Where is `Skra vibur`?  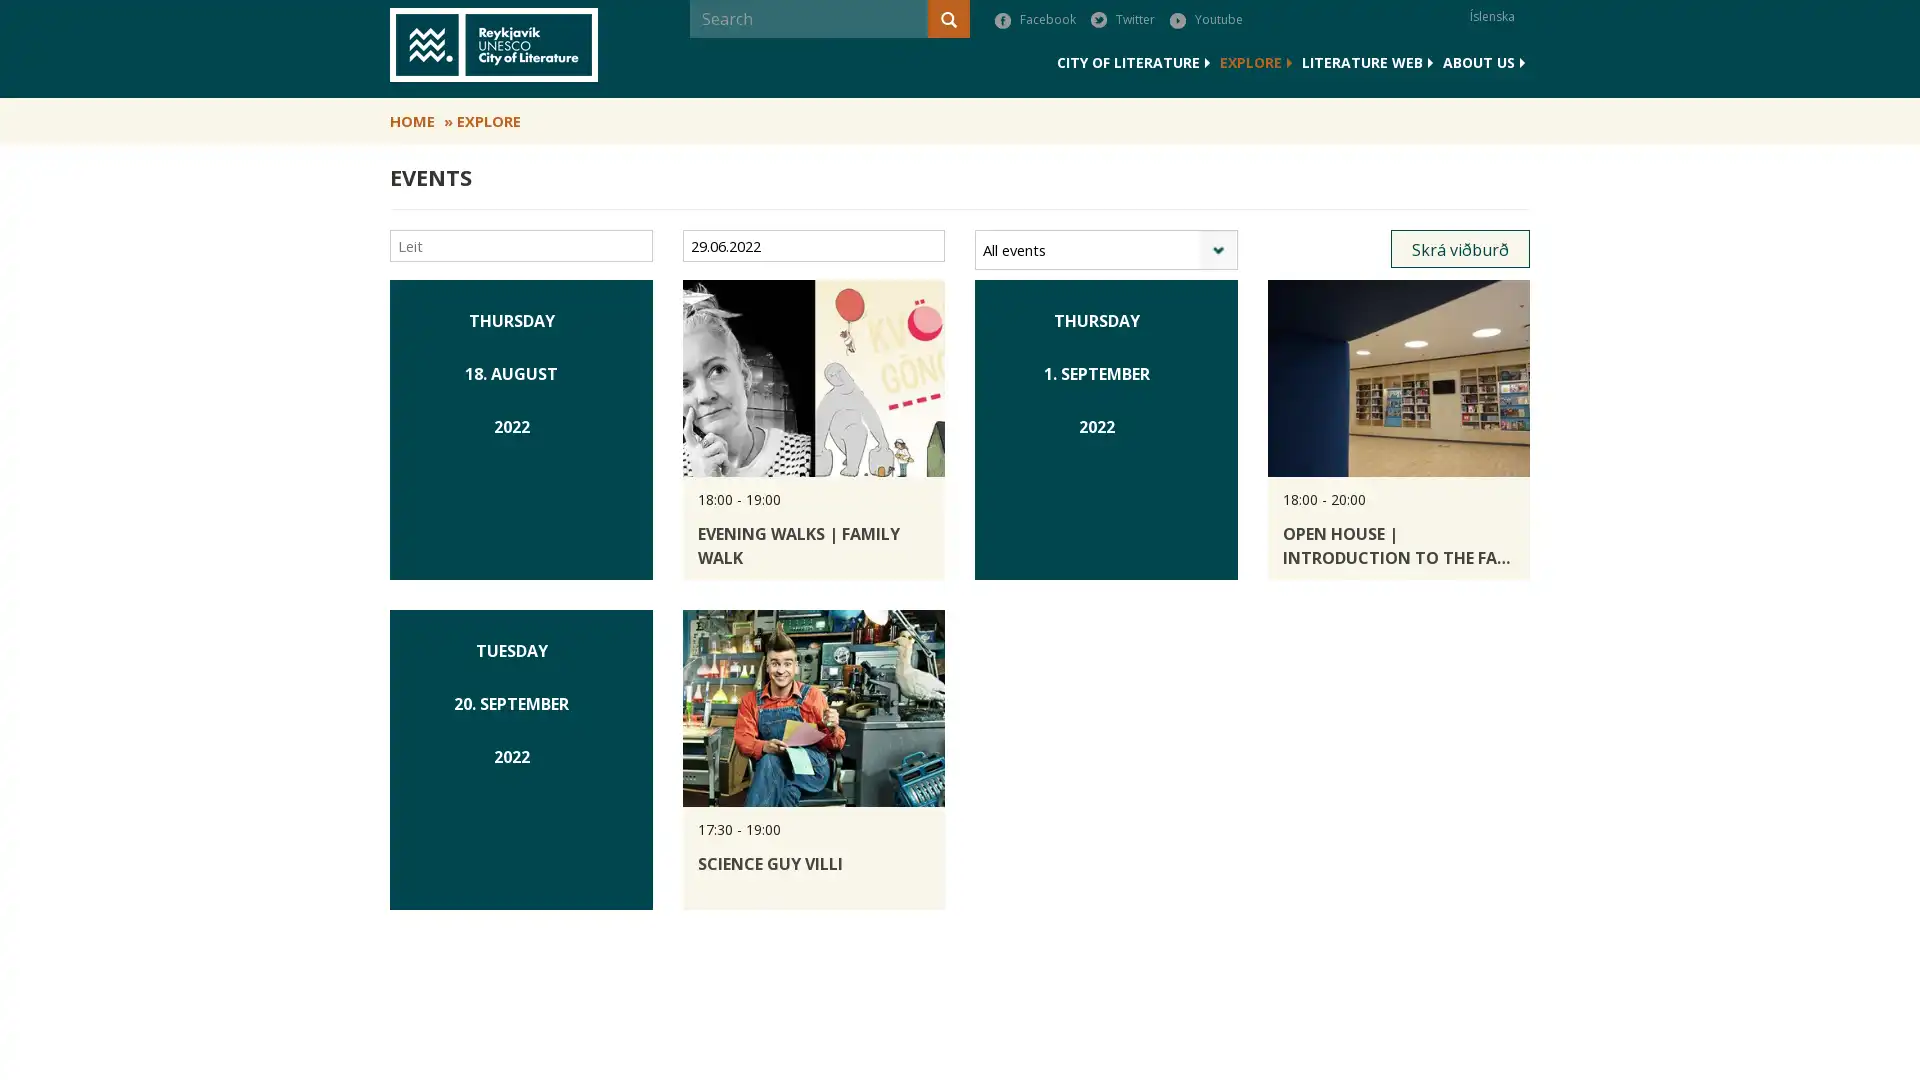
Skra vibur is located at coordinates (1460, 249).